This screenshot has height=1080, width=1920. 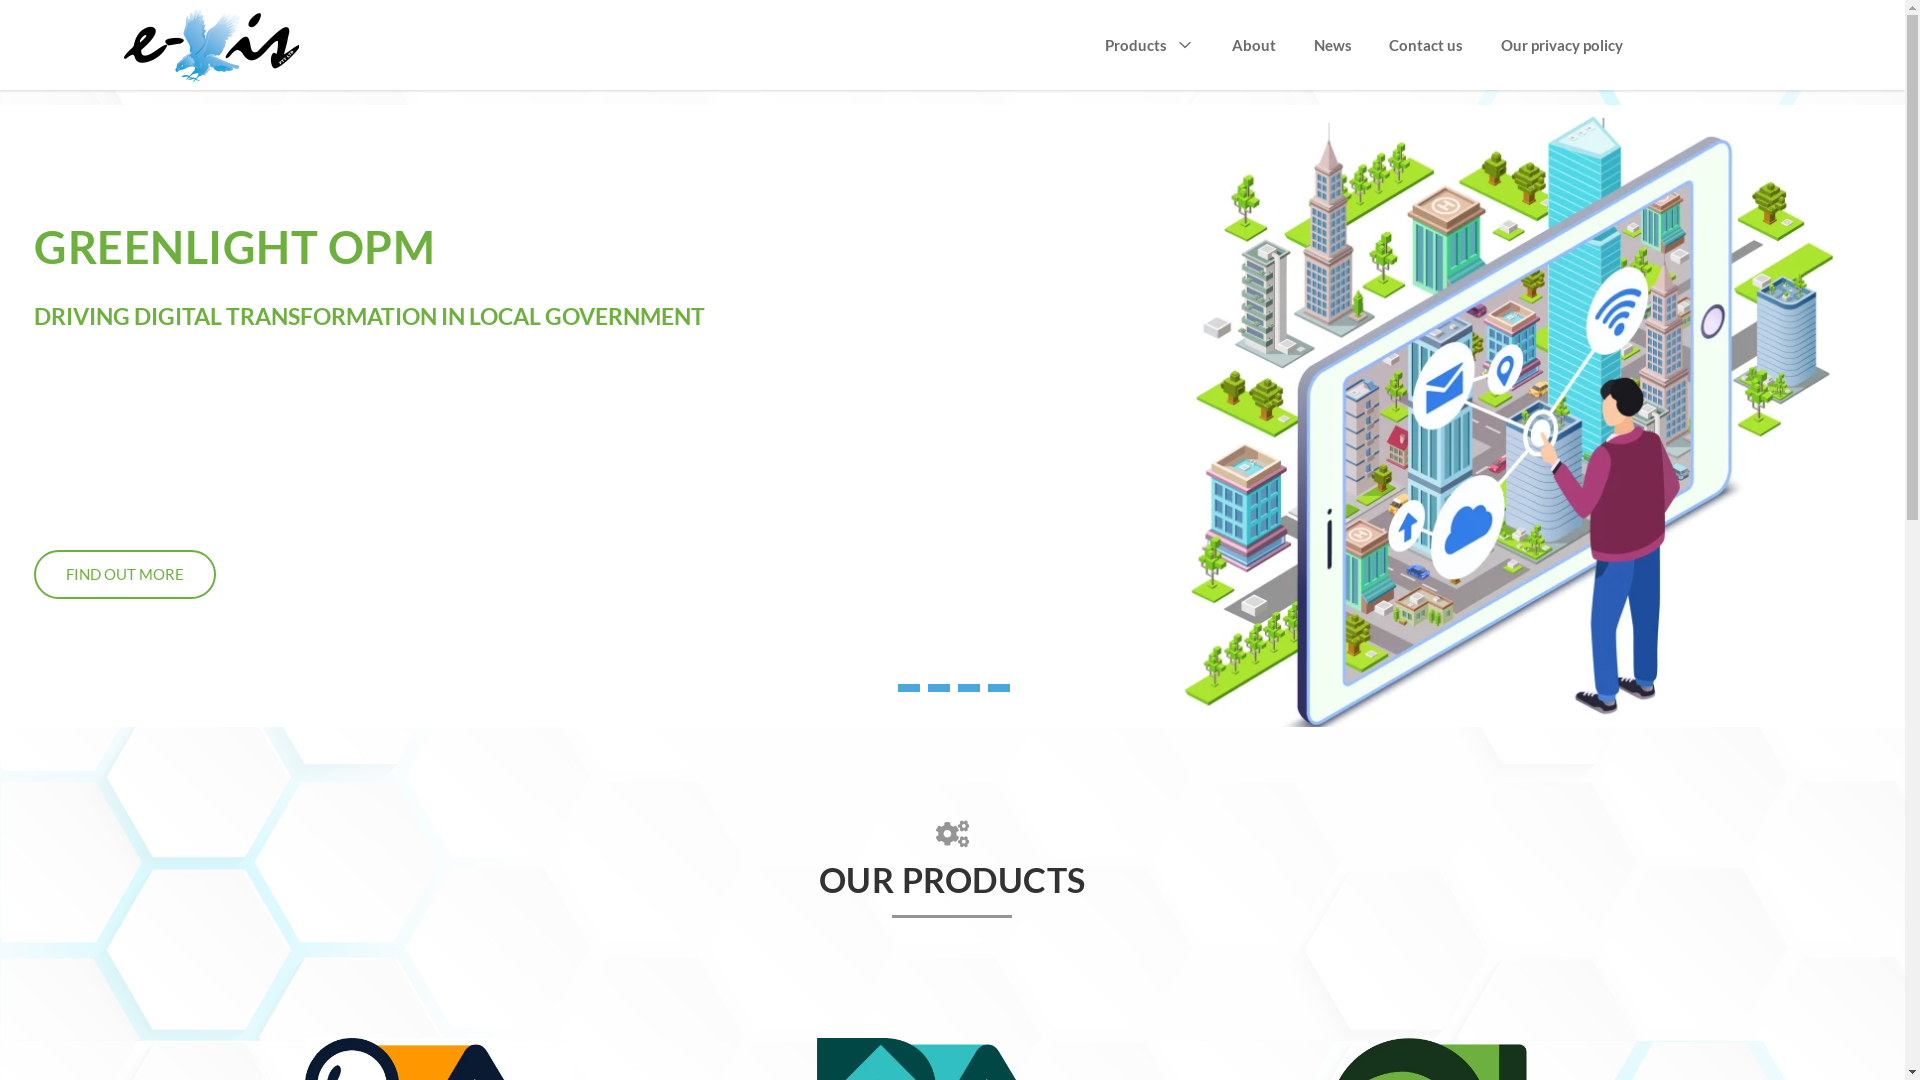 I want to click on 'FIND OUT MORE', so click(x=123, y=574).